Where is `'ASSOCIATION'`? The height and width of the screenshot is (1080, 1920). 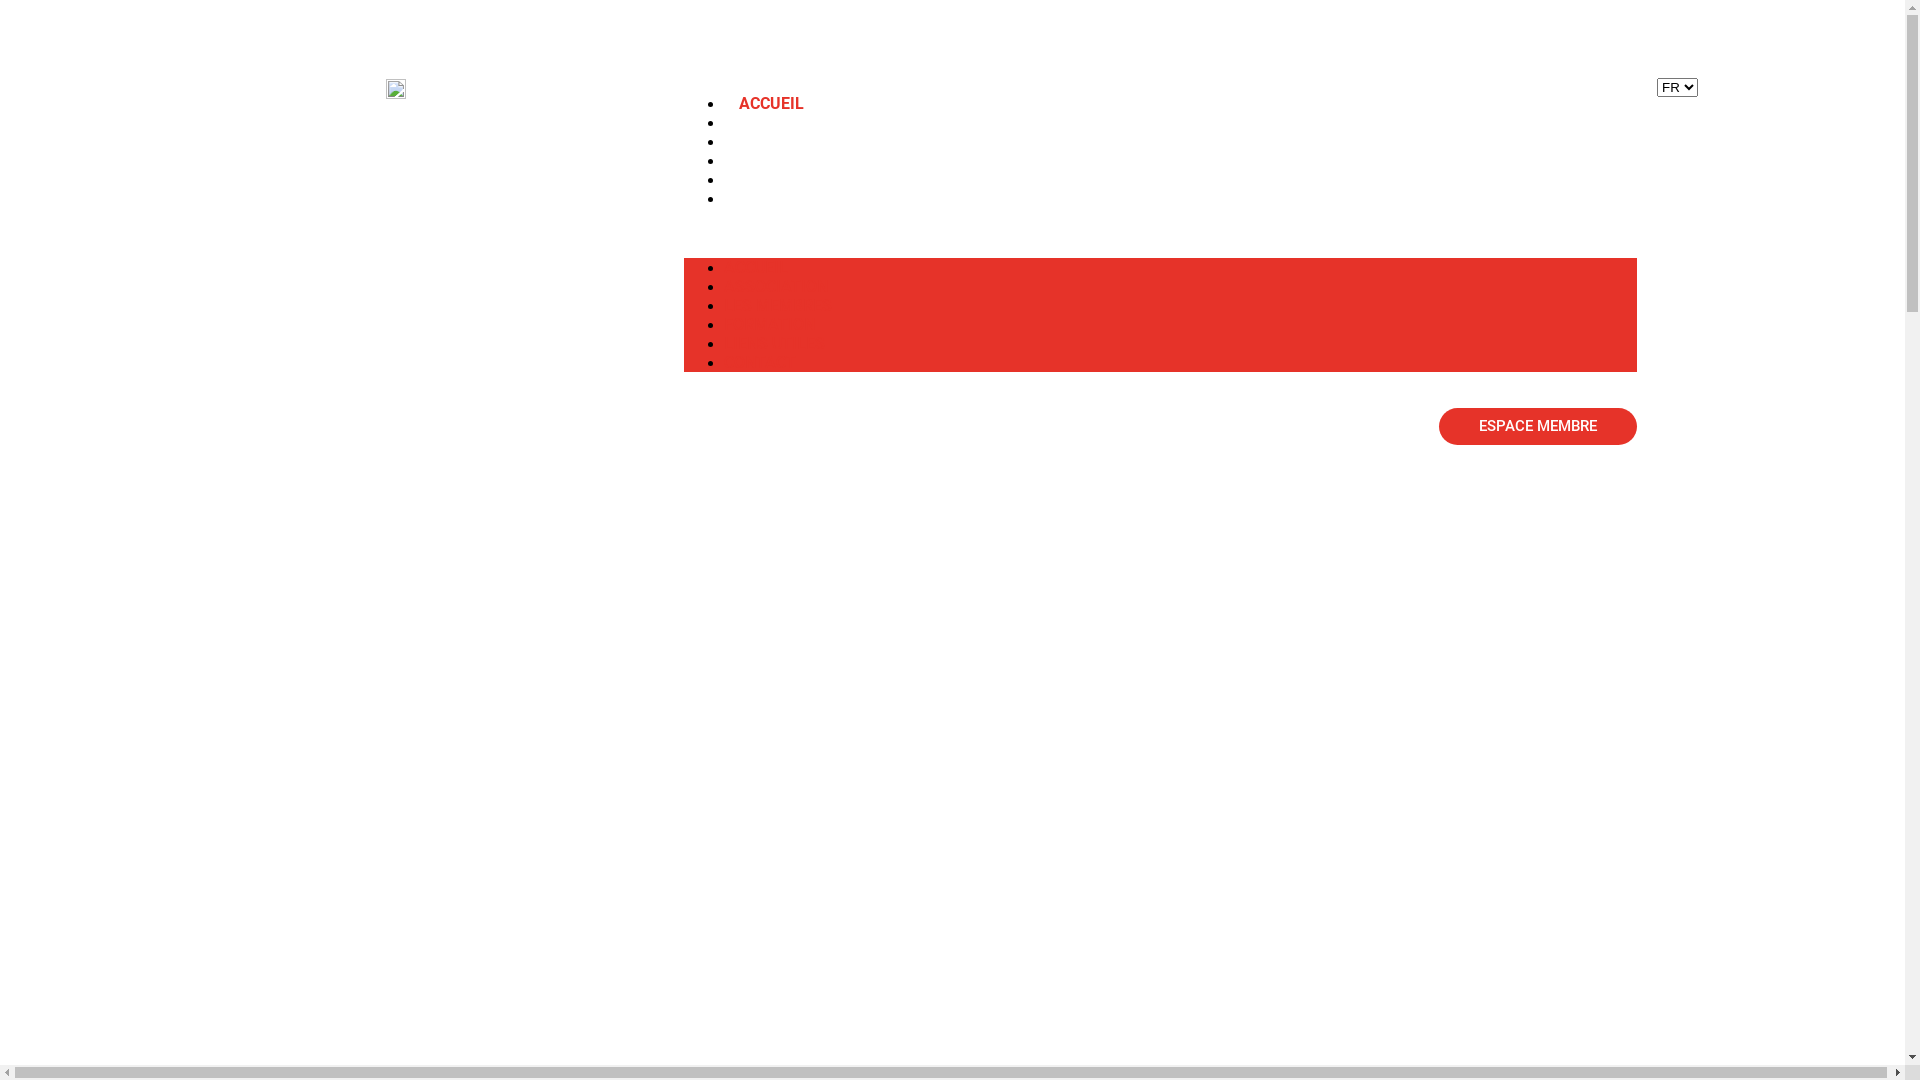 'ASSOCIATION' is located at coordinates (790, 122).